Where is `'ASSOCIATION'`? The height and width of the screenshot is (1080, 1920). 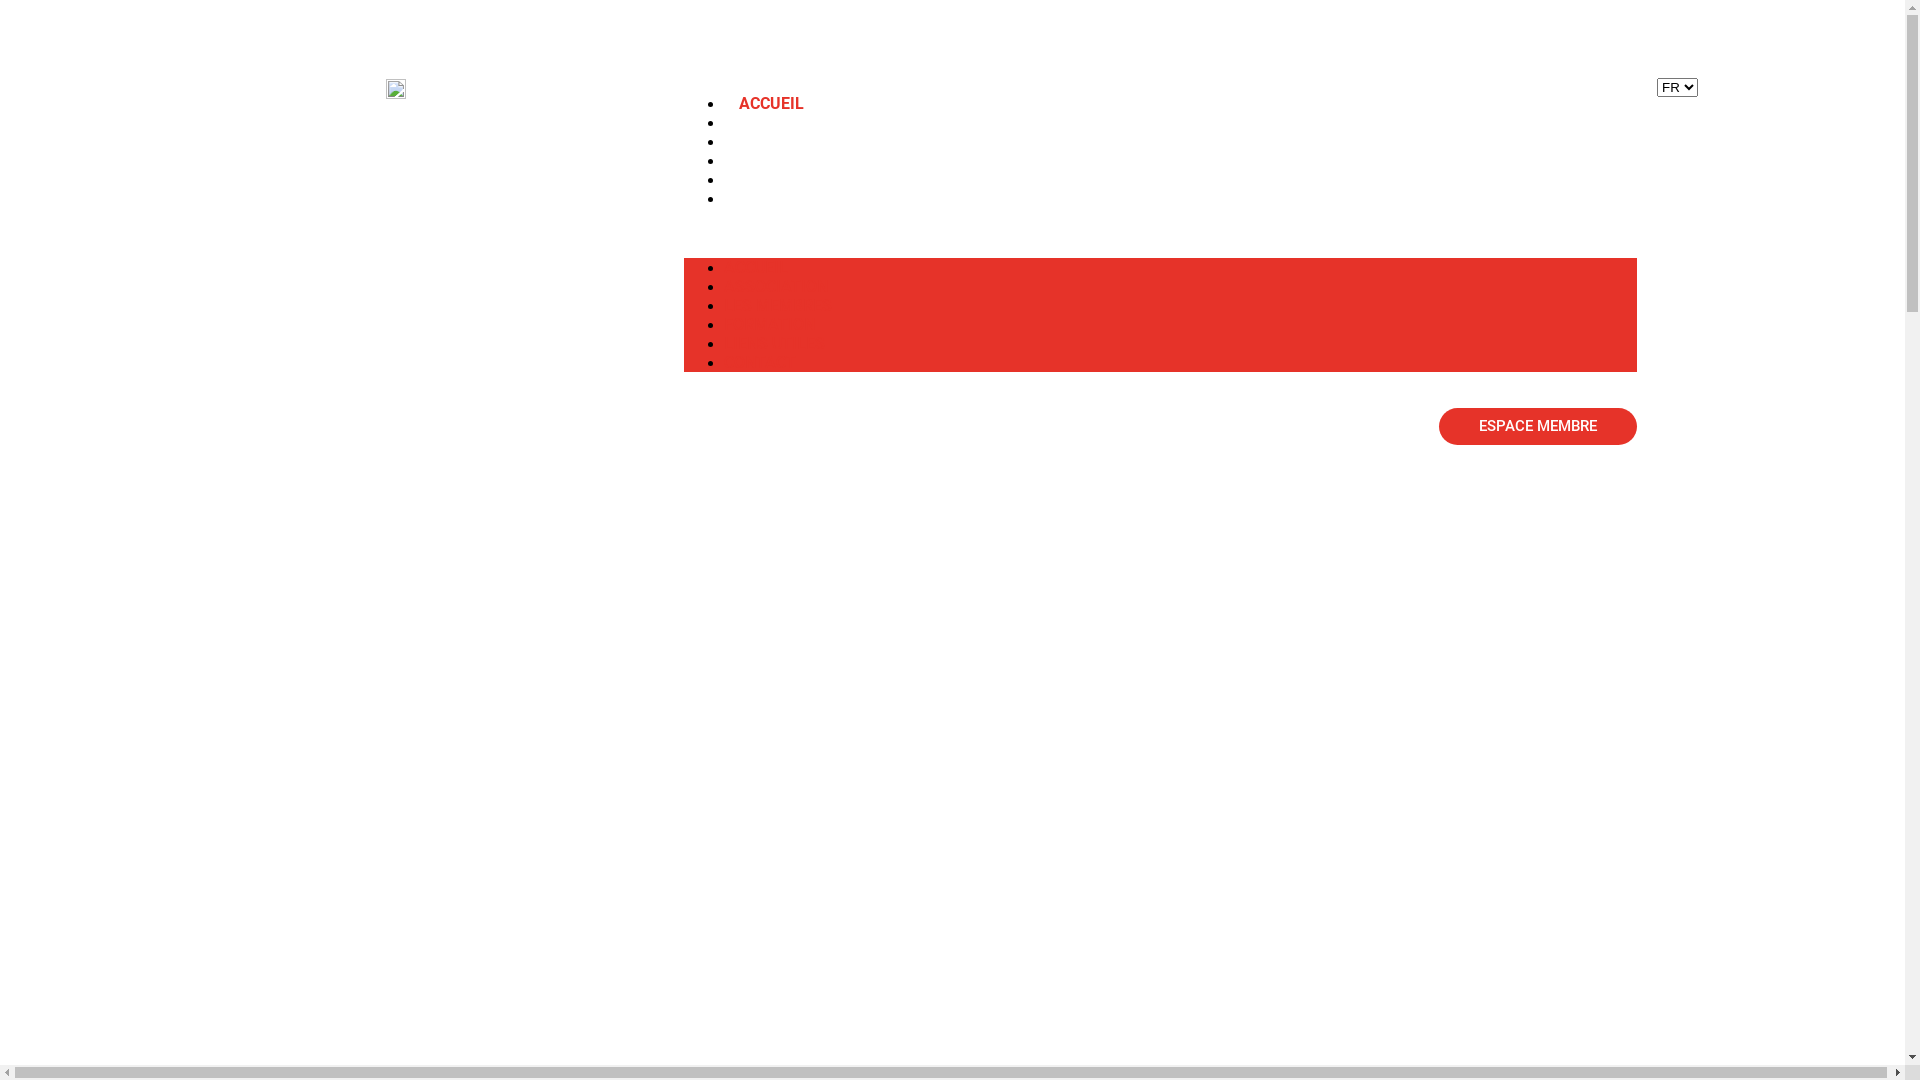 'ASSOCIATION' is located at coordinates (790, 122).